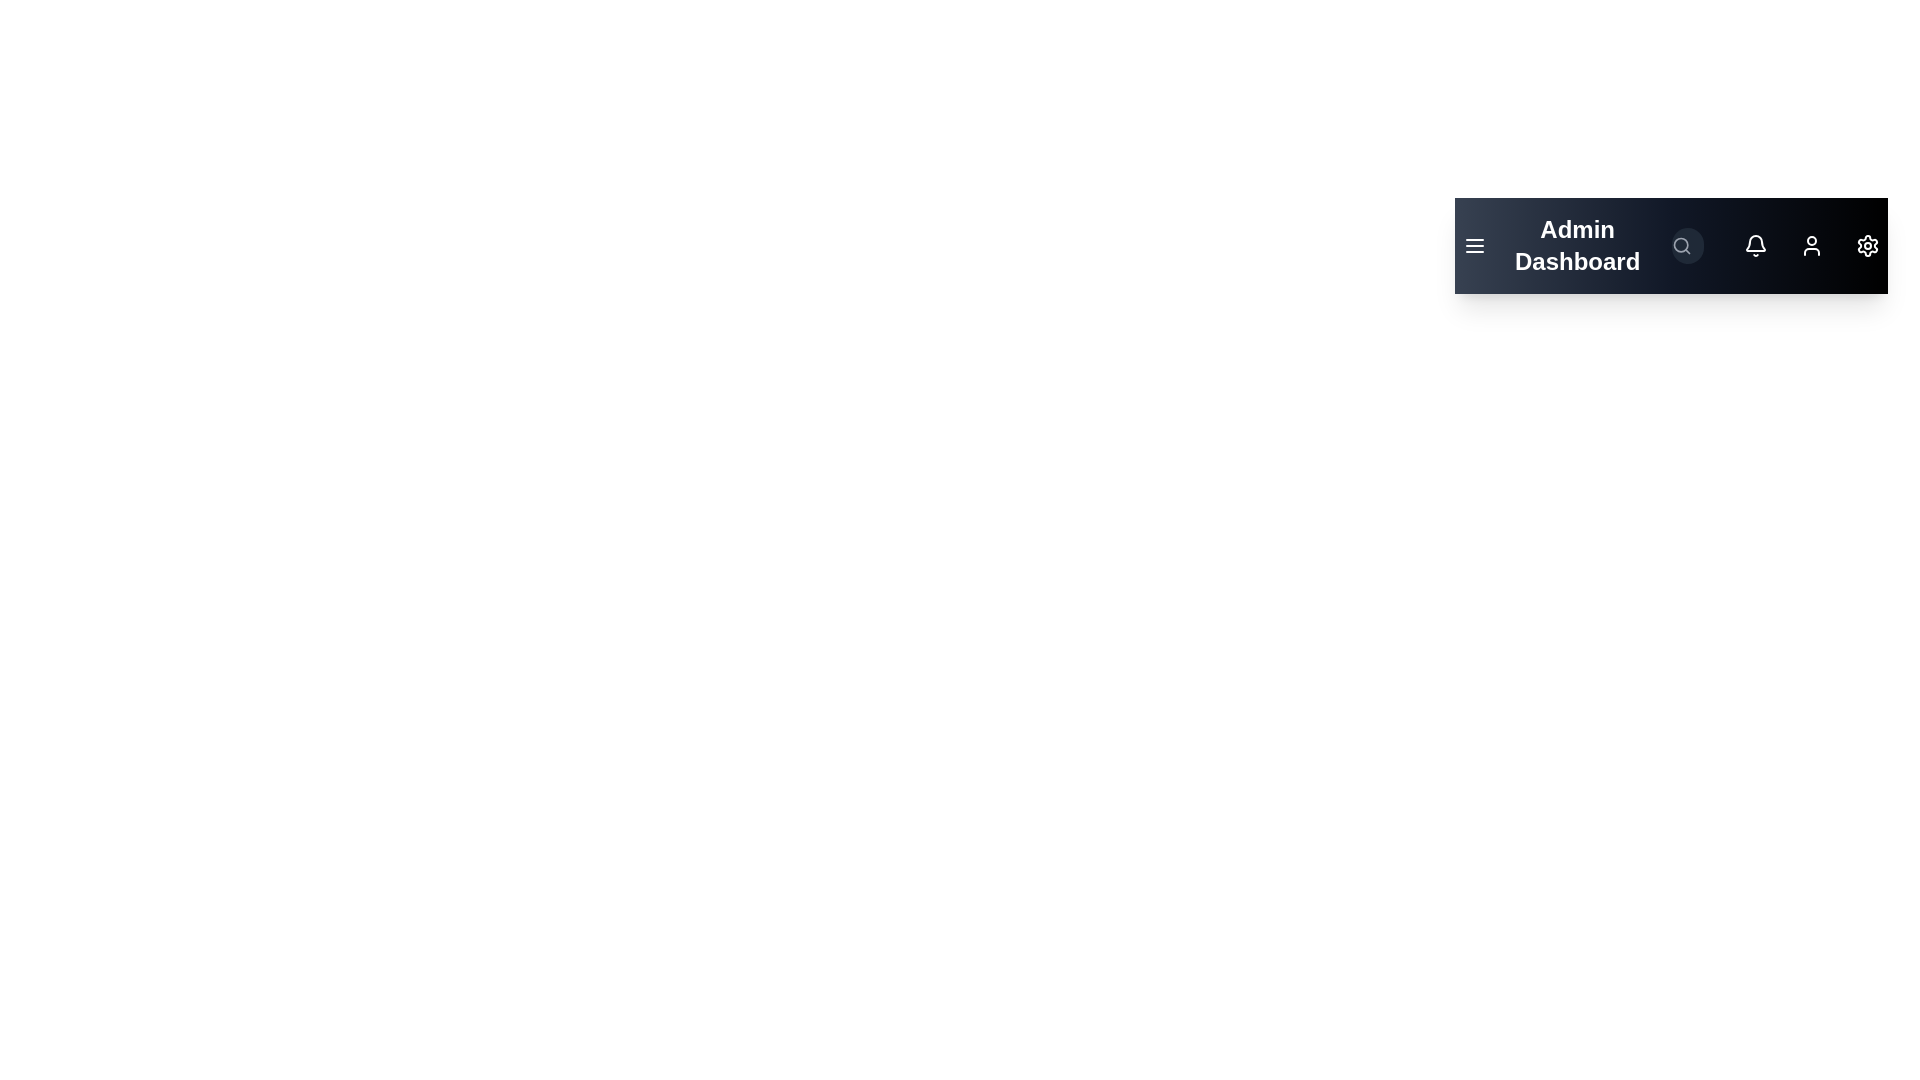  What do you see at coordinates (1680, 245) in the screenshot?
I see `the search icon in the app bar` at bounding box center [1680, 245].